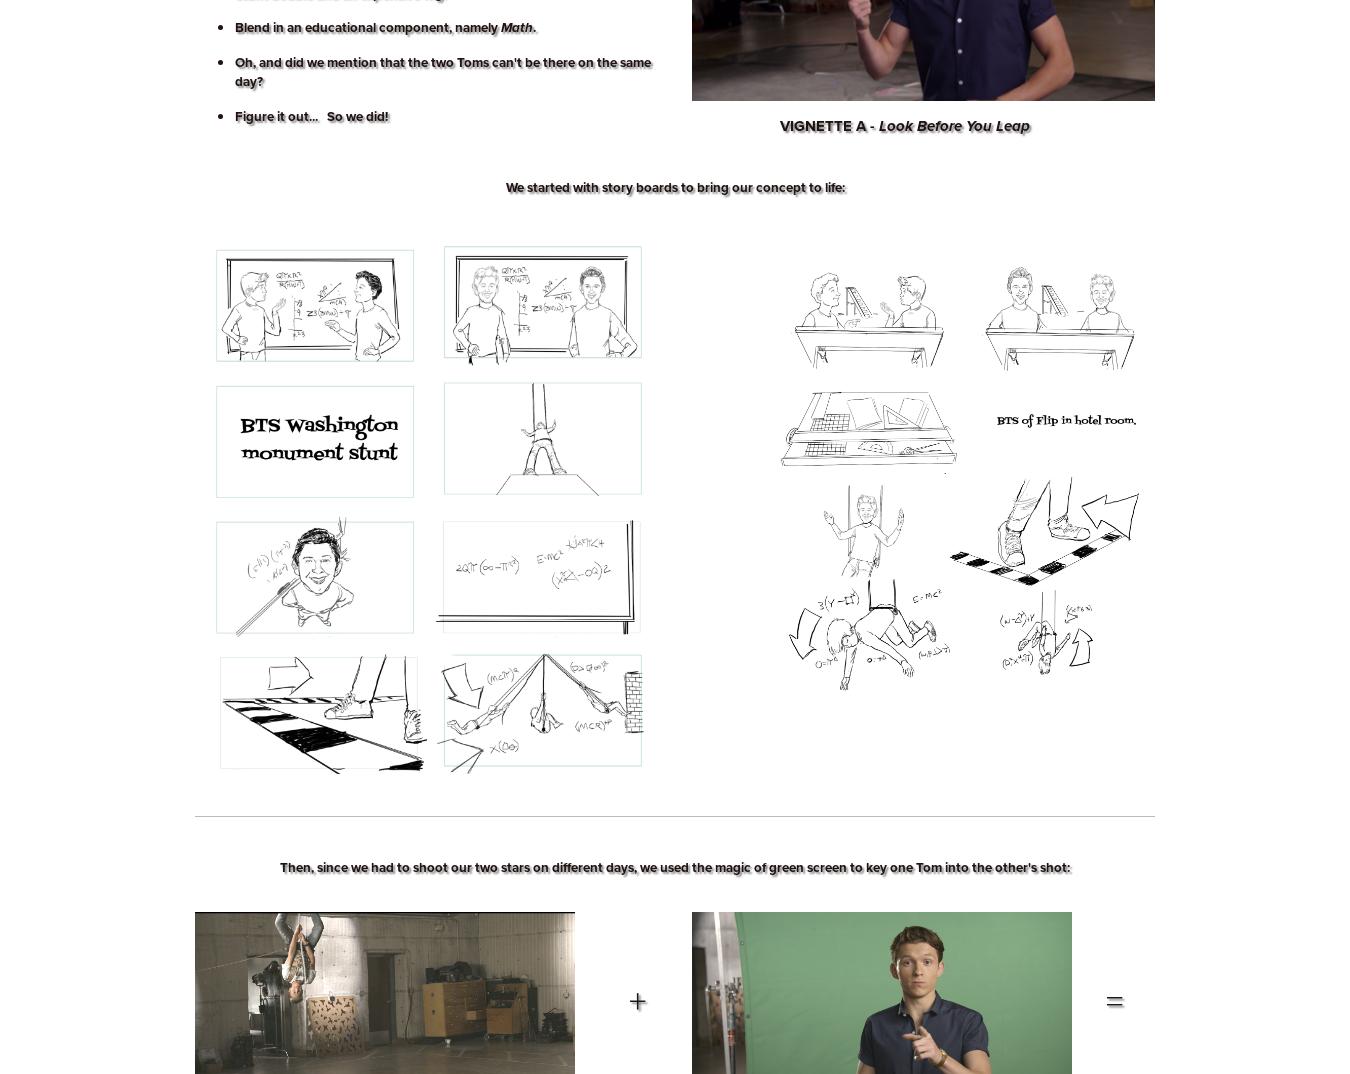 This screenshot has width=1350, height=1074. What do you see at coordinates (368, 26) in the screenshot?
I see `'Blend in an educational component, namely'` at bounding box center [368, 26].